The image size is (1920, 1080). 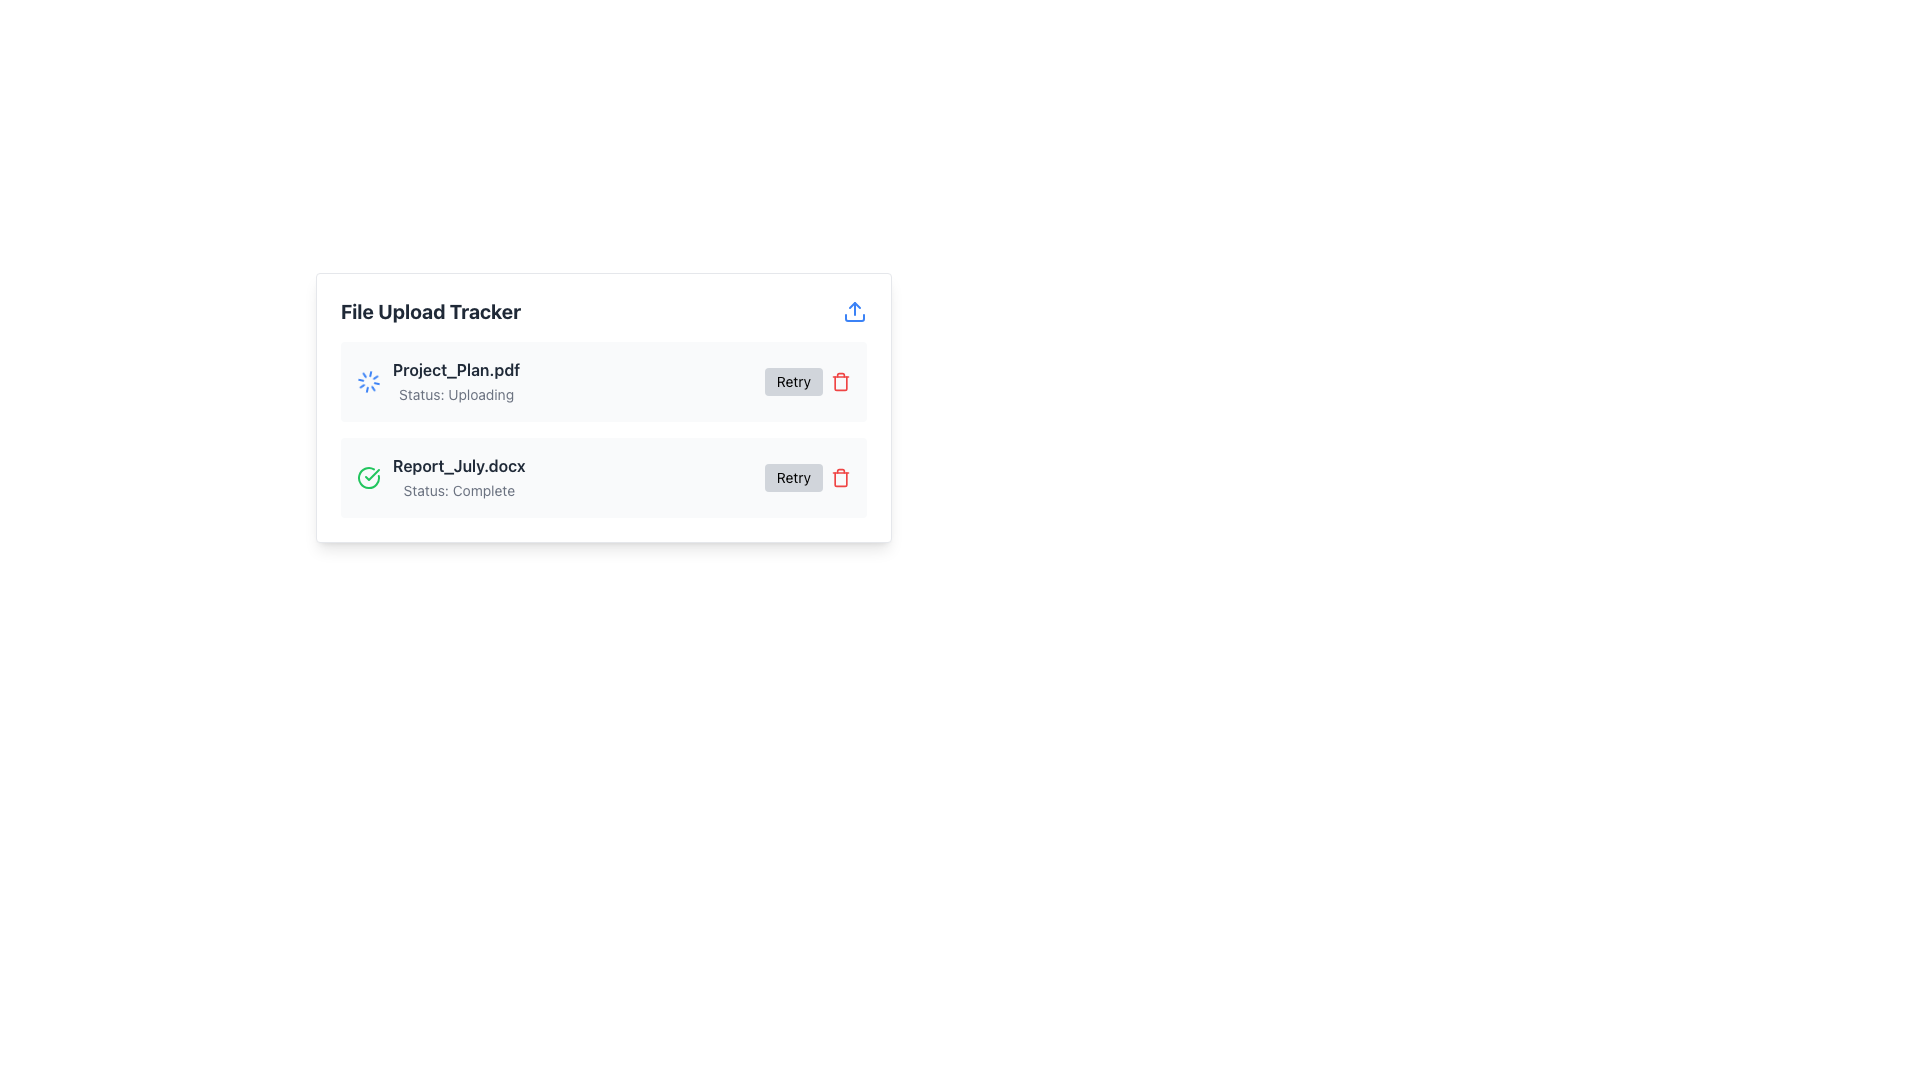 I want to click on the delete icon button located next to the 'Retry' button, so click(x=840, y=478).